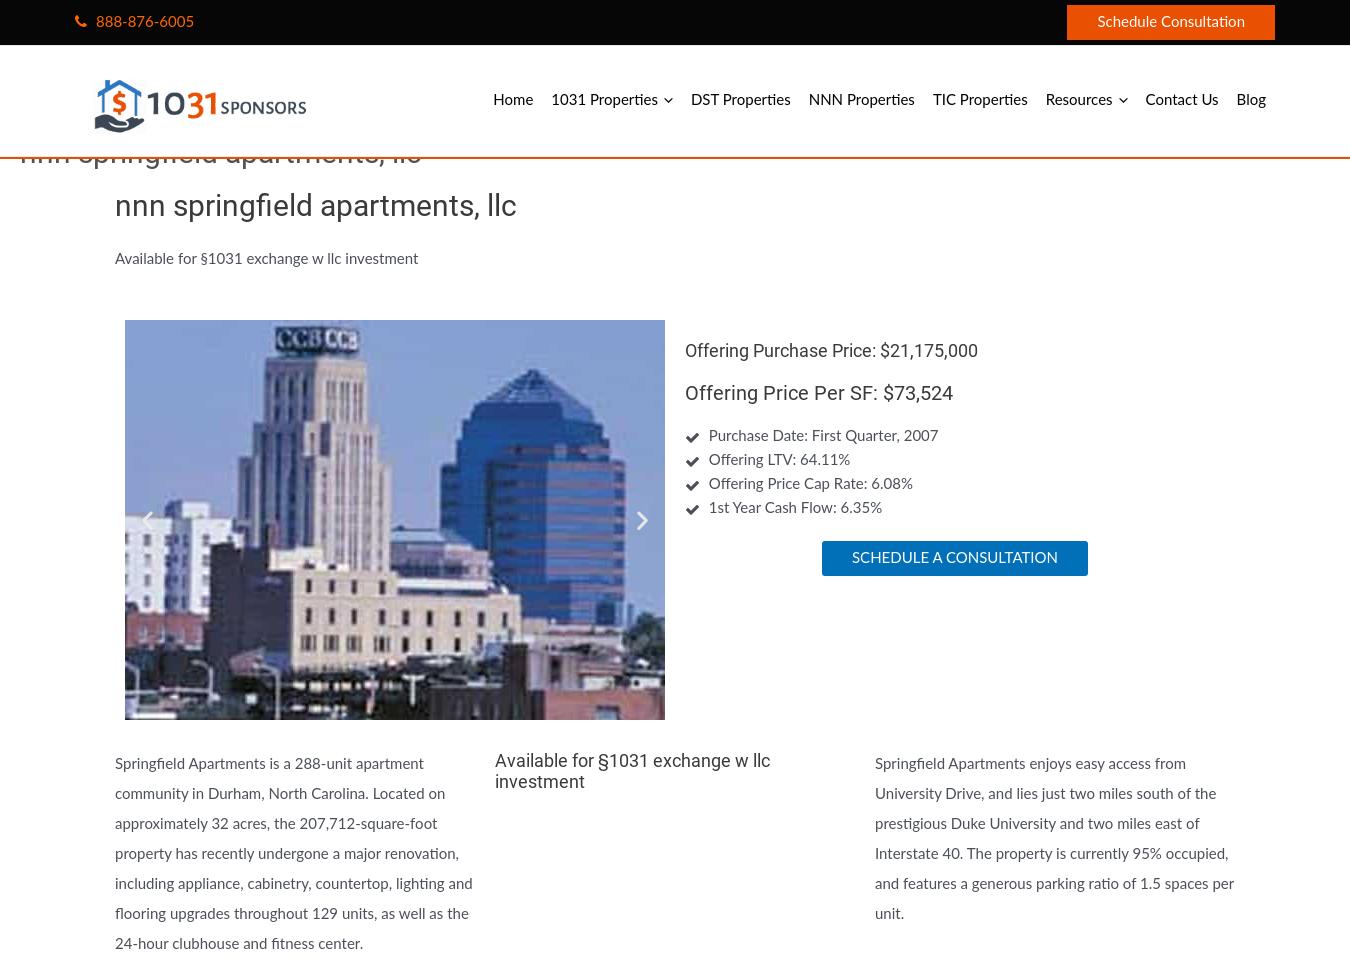 The width and height of the screenshot is (1350, 980). What do you see at coordinates (978, 100) in the screenshot?
I see `'TIC Properties'` at bounding box center [978, 100].